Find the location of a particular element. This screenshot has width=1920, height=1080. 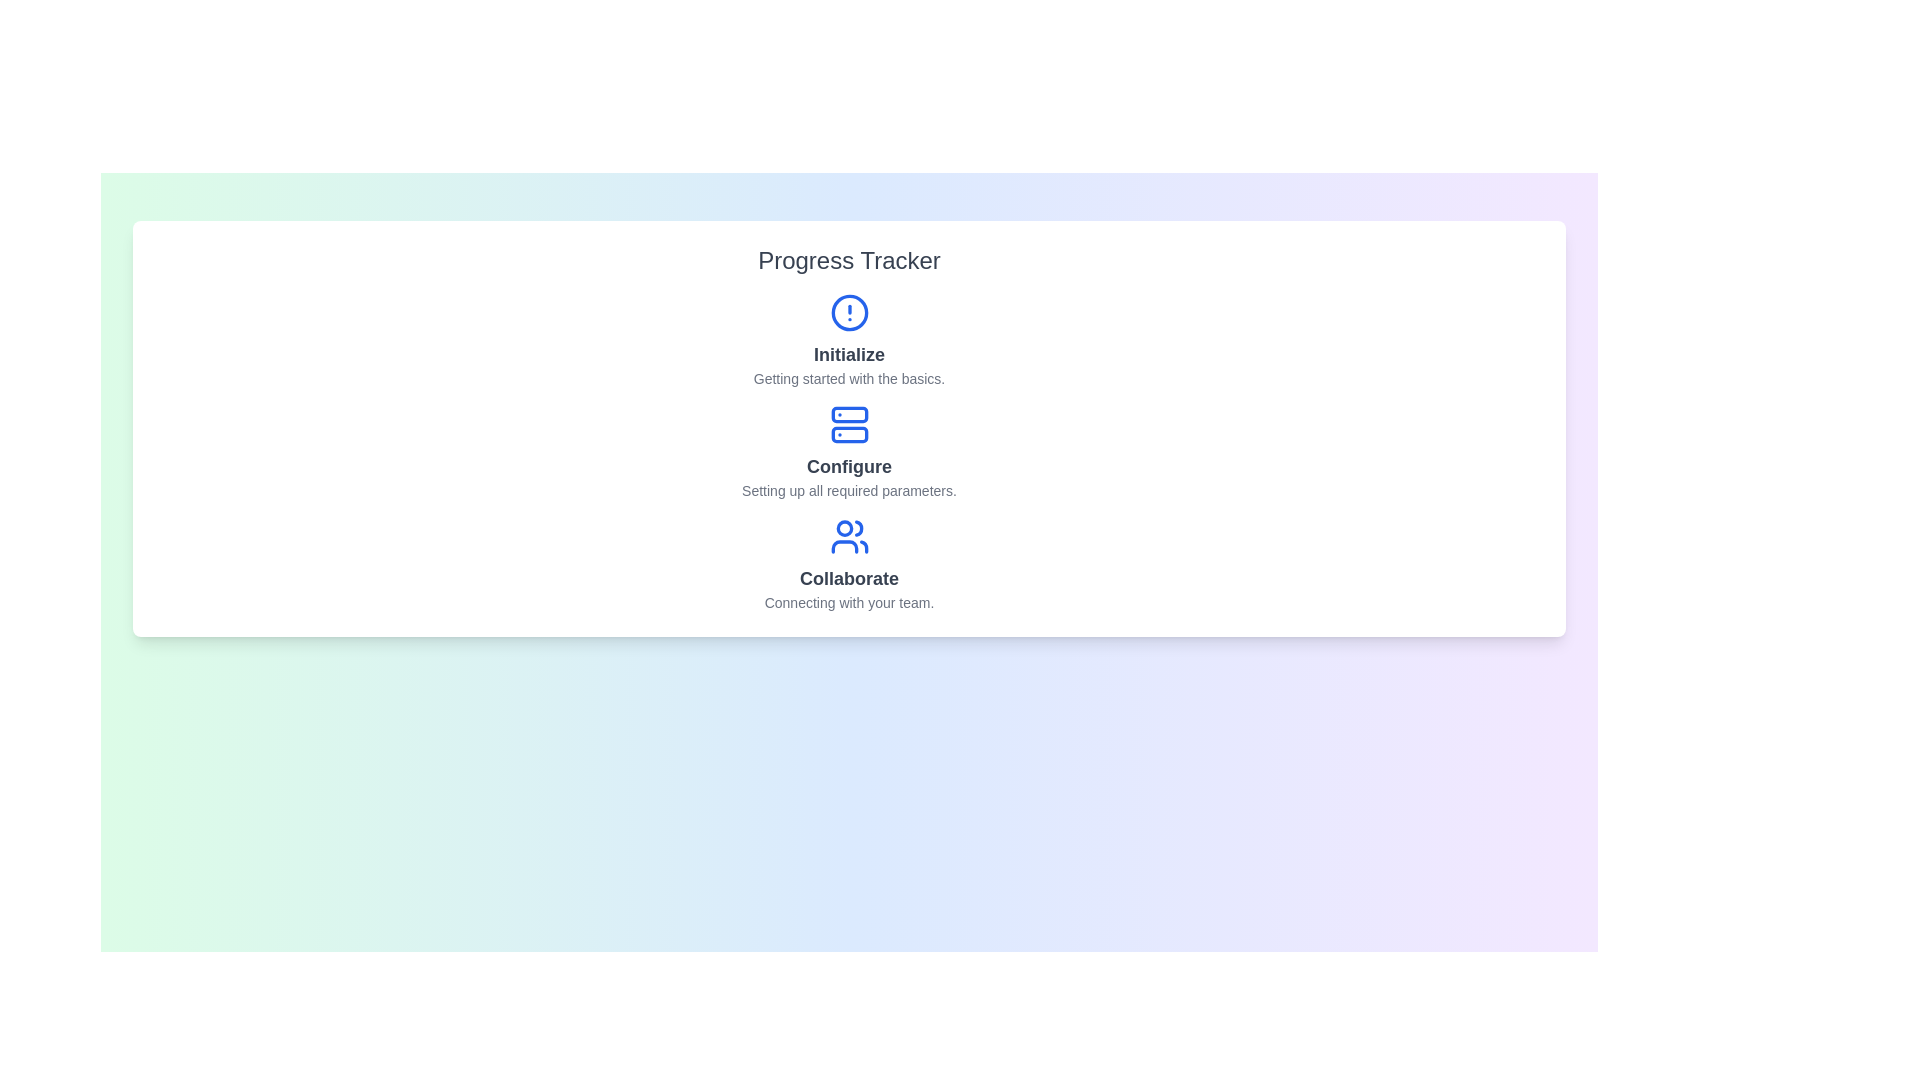

the step labeled Configure is located at coordinates (849, 452).